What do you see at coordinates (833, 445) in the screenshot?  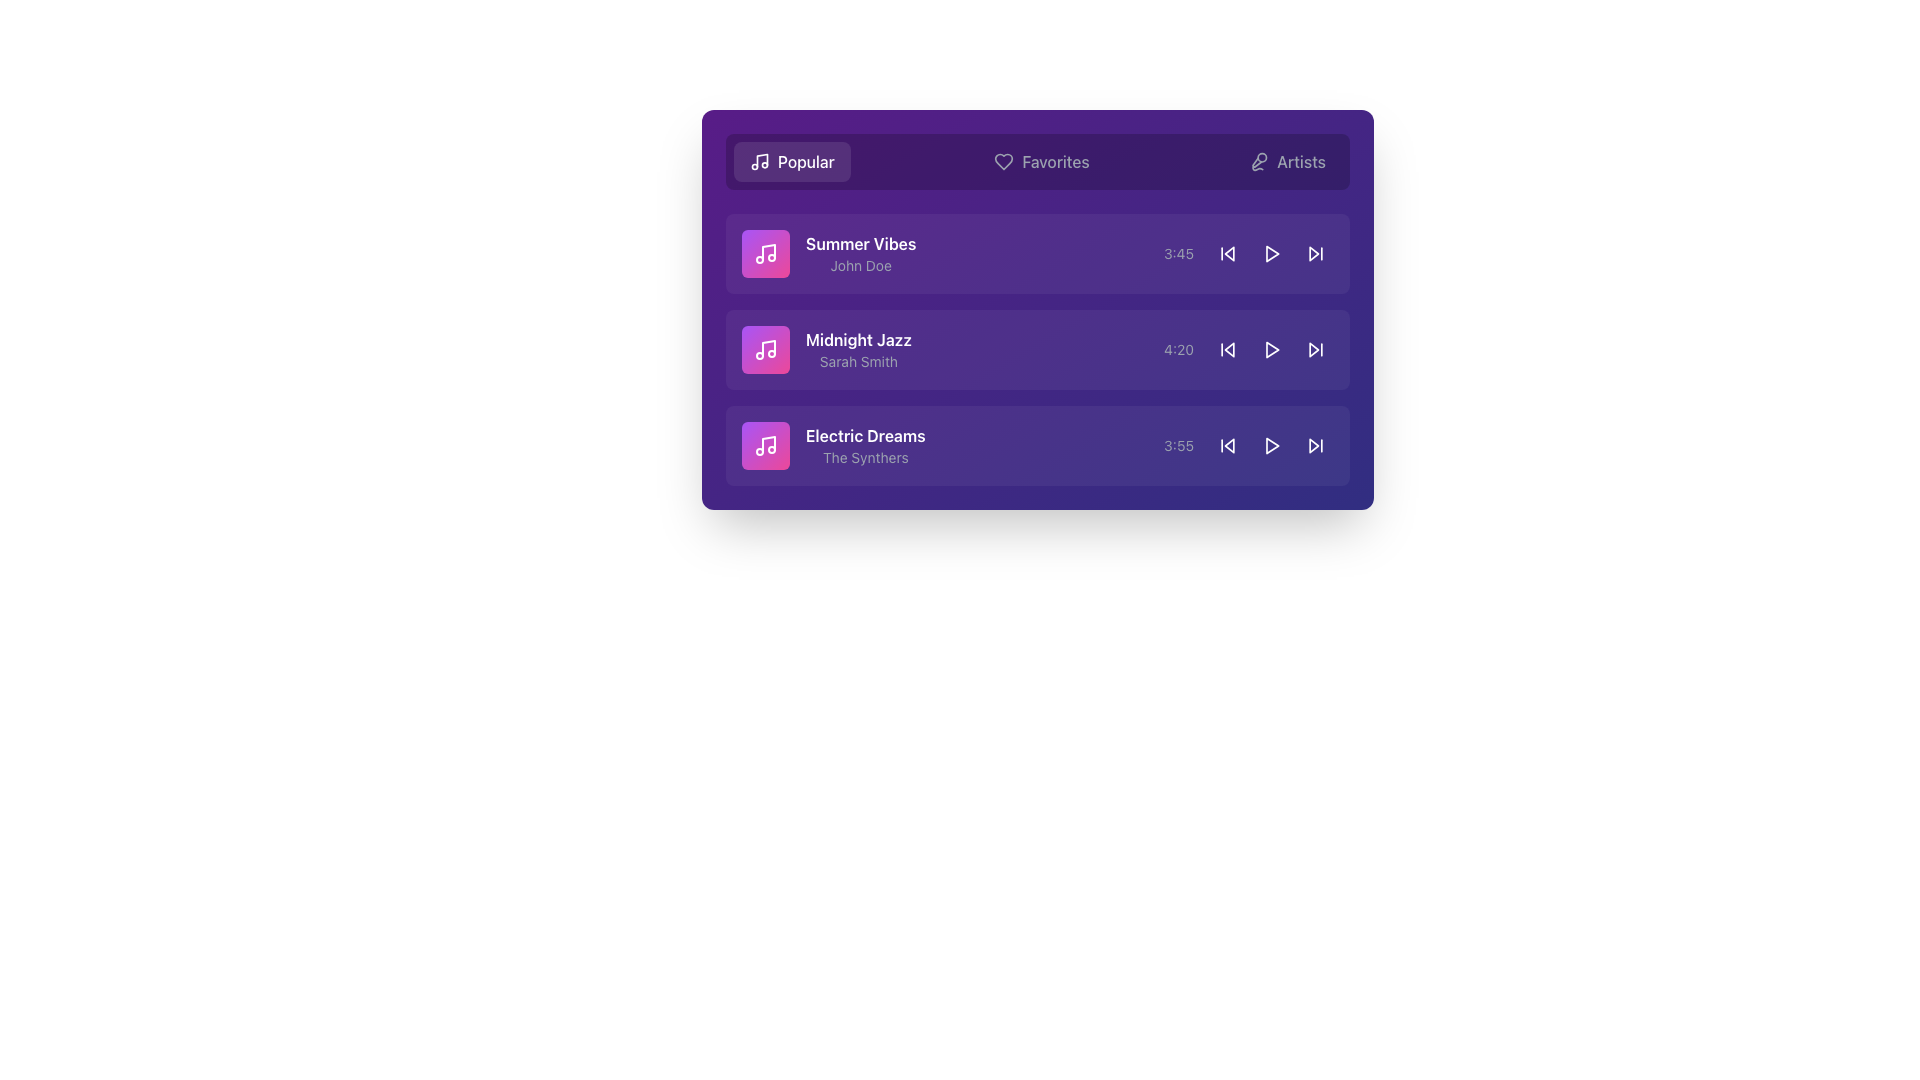 I see `the list item labeled 'Electric Dreams' which has a purple gradient background and a music note icon` at bounding box center [833, 445].